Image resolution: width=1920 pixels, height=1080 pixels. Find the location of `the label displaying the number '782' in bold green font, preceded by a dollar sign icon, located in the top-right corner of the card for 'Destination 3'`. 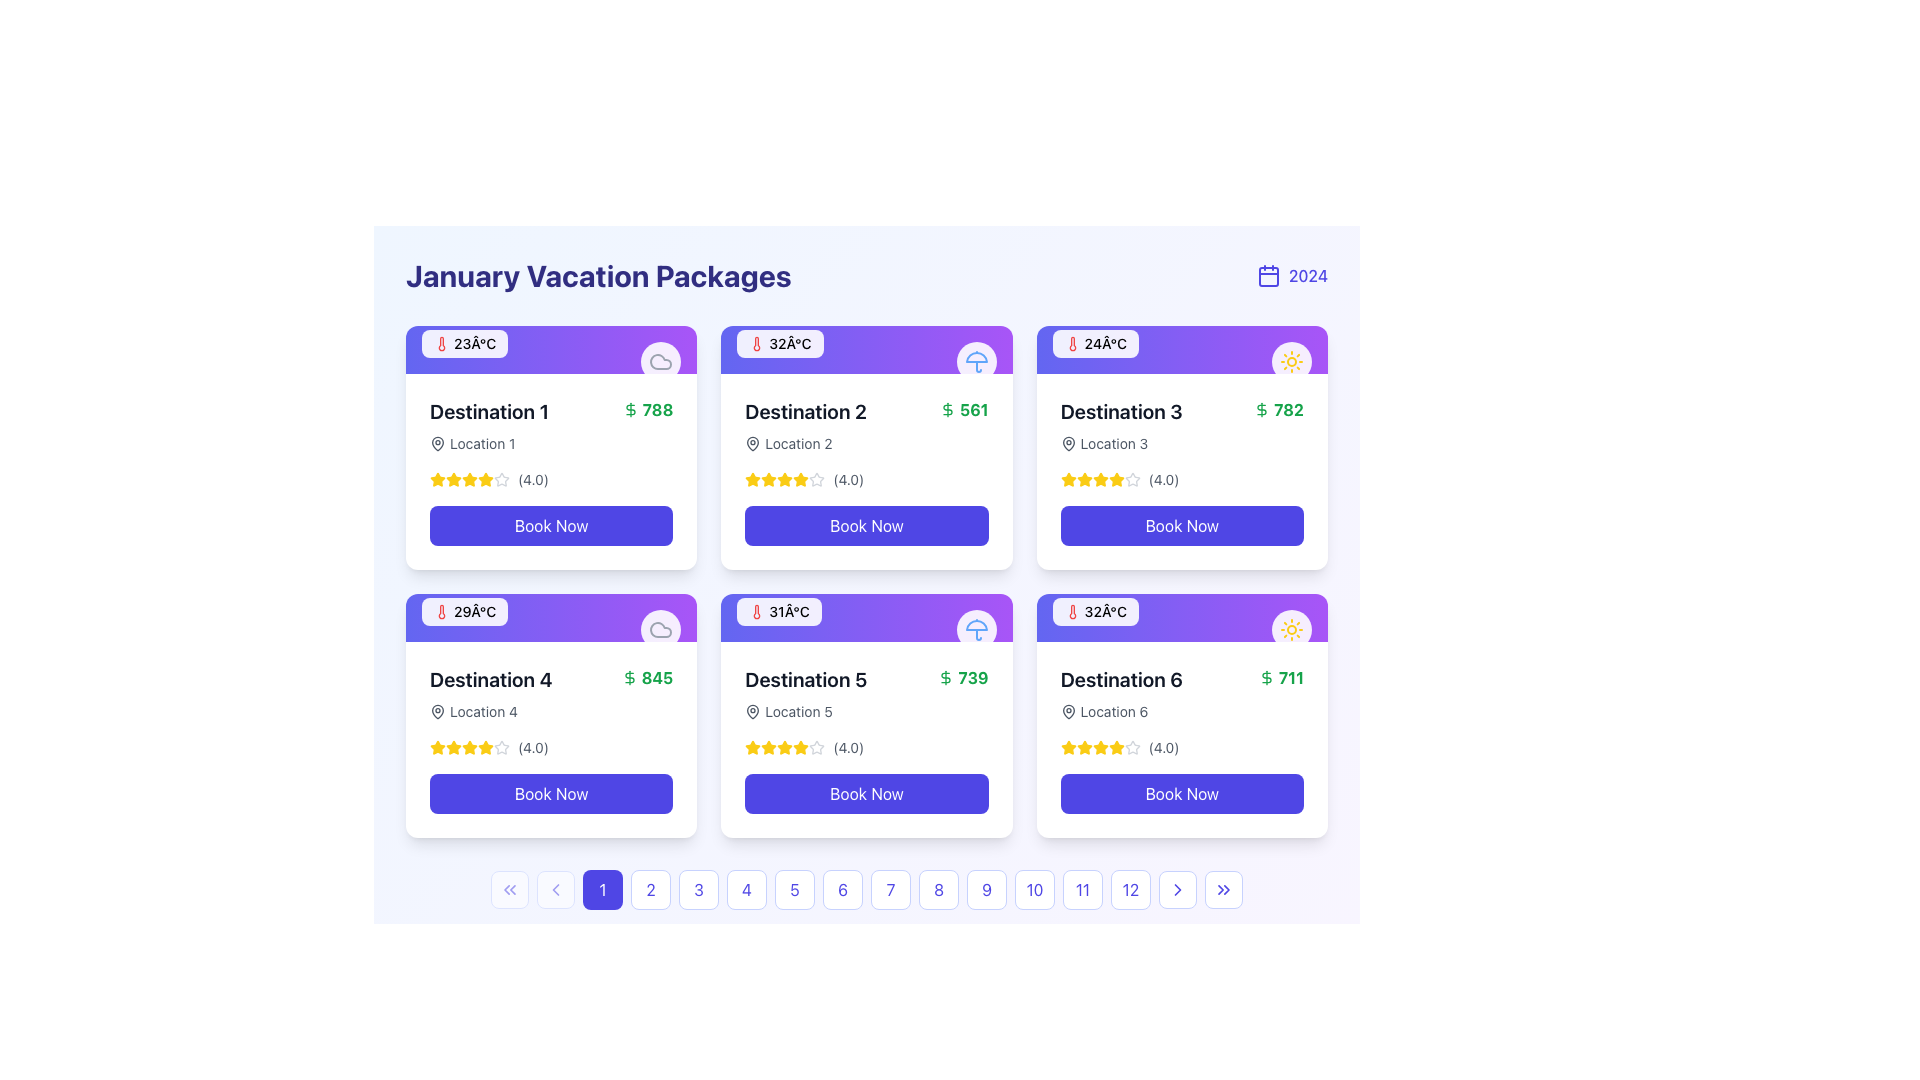

the label displaying the number '782' in bold green font, preceded by a dollar sign icon, located in the top-right corner of the card for 'Destination 3' is located at coordinates (1278, 408).